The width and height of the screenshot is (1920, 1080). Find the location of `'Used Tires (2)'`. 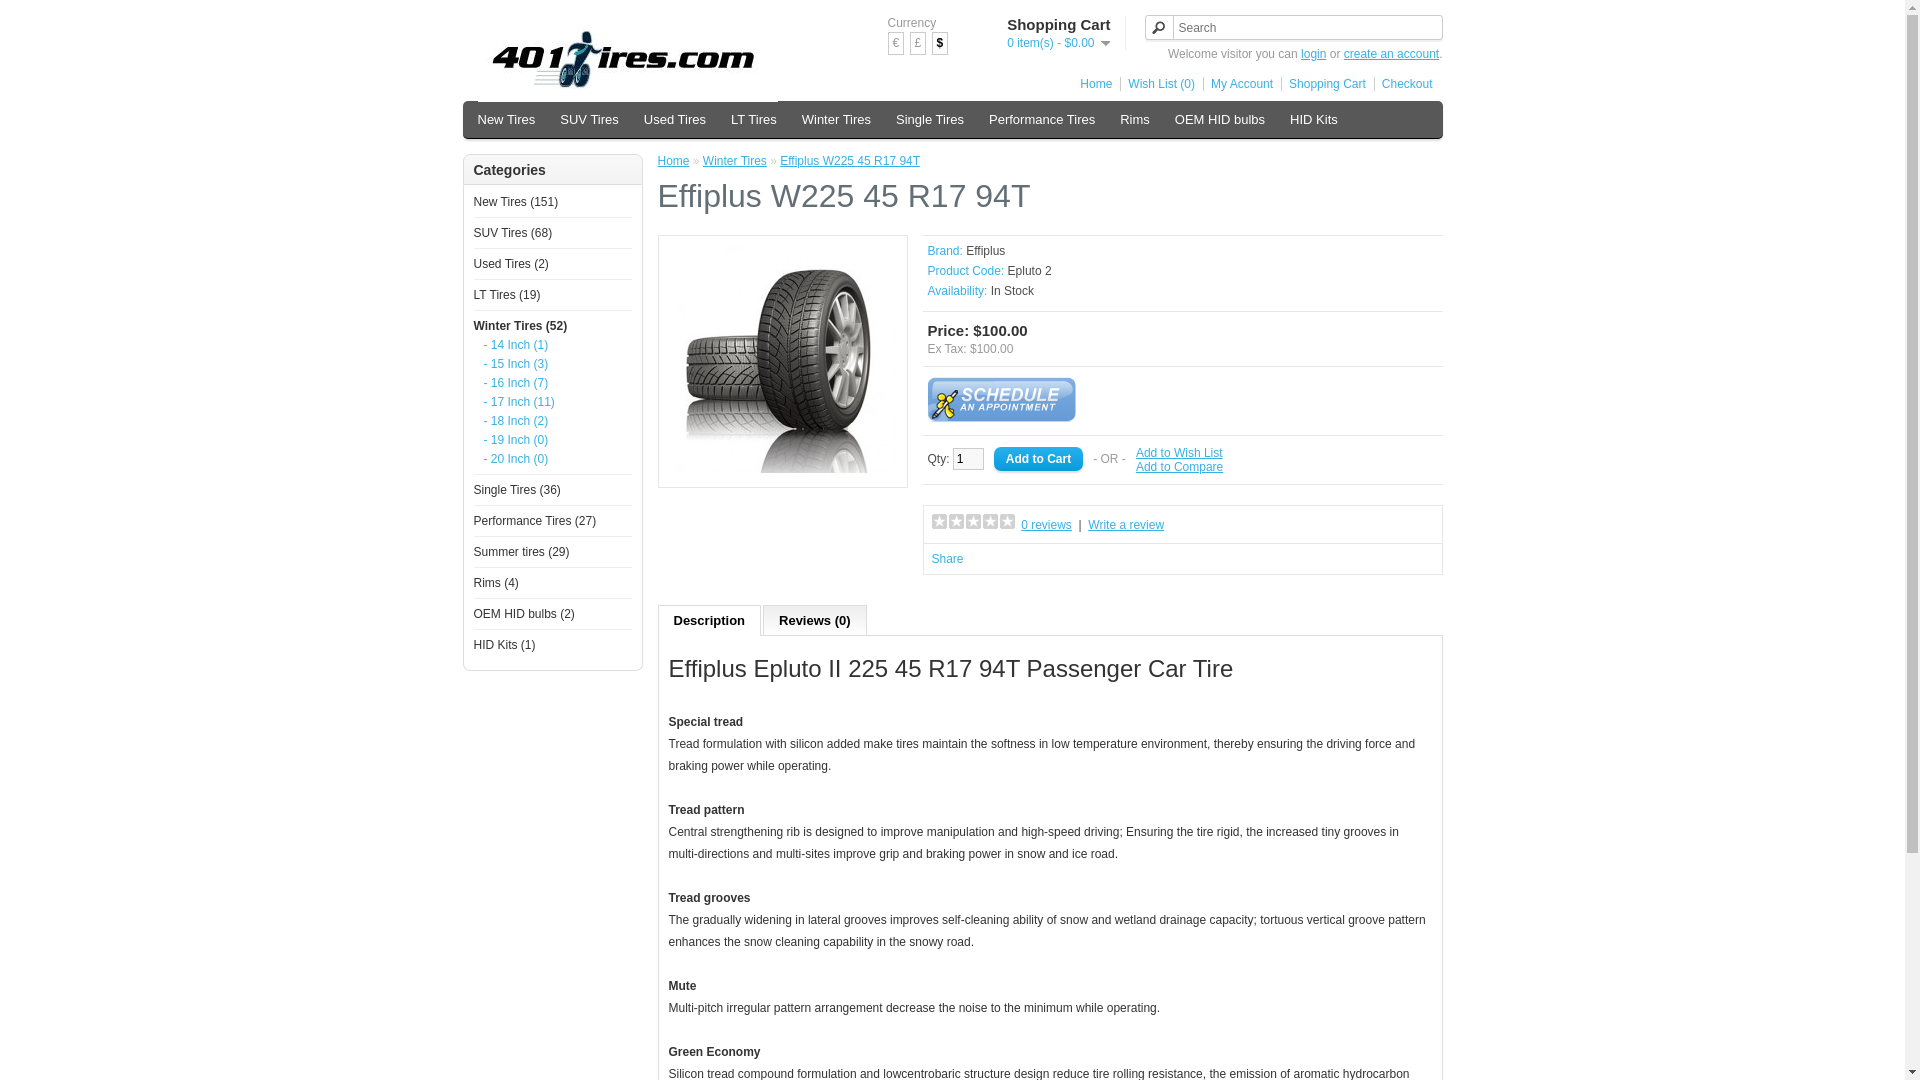

'Used Tires (2)' is located at coordinates (511, 262).